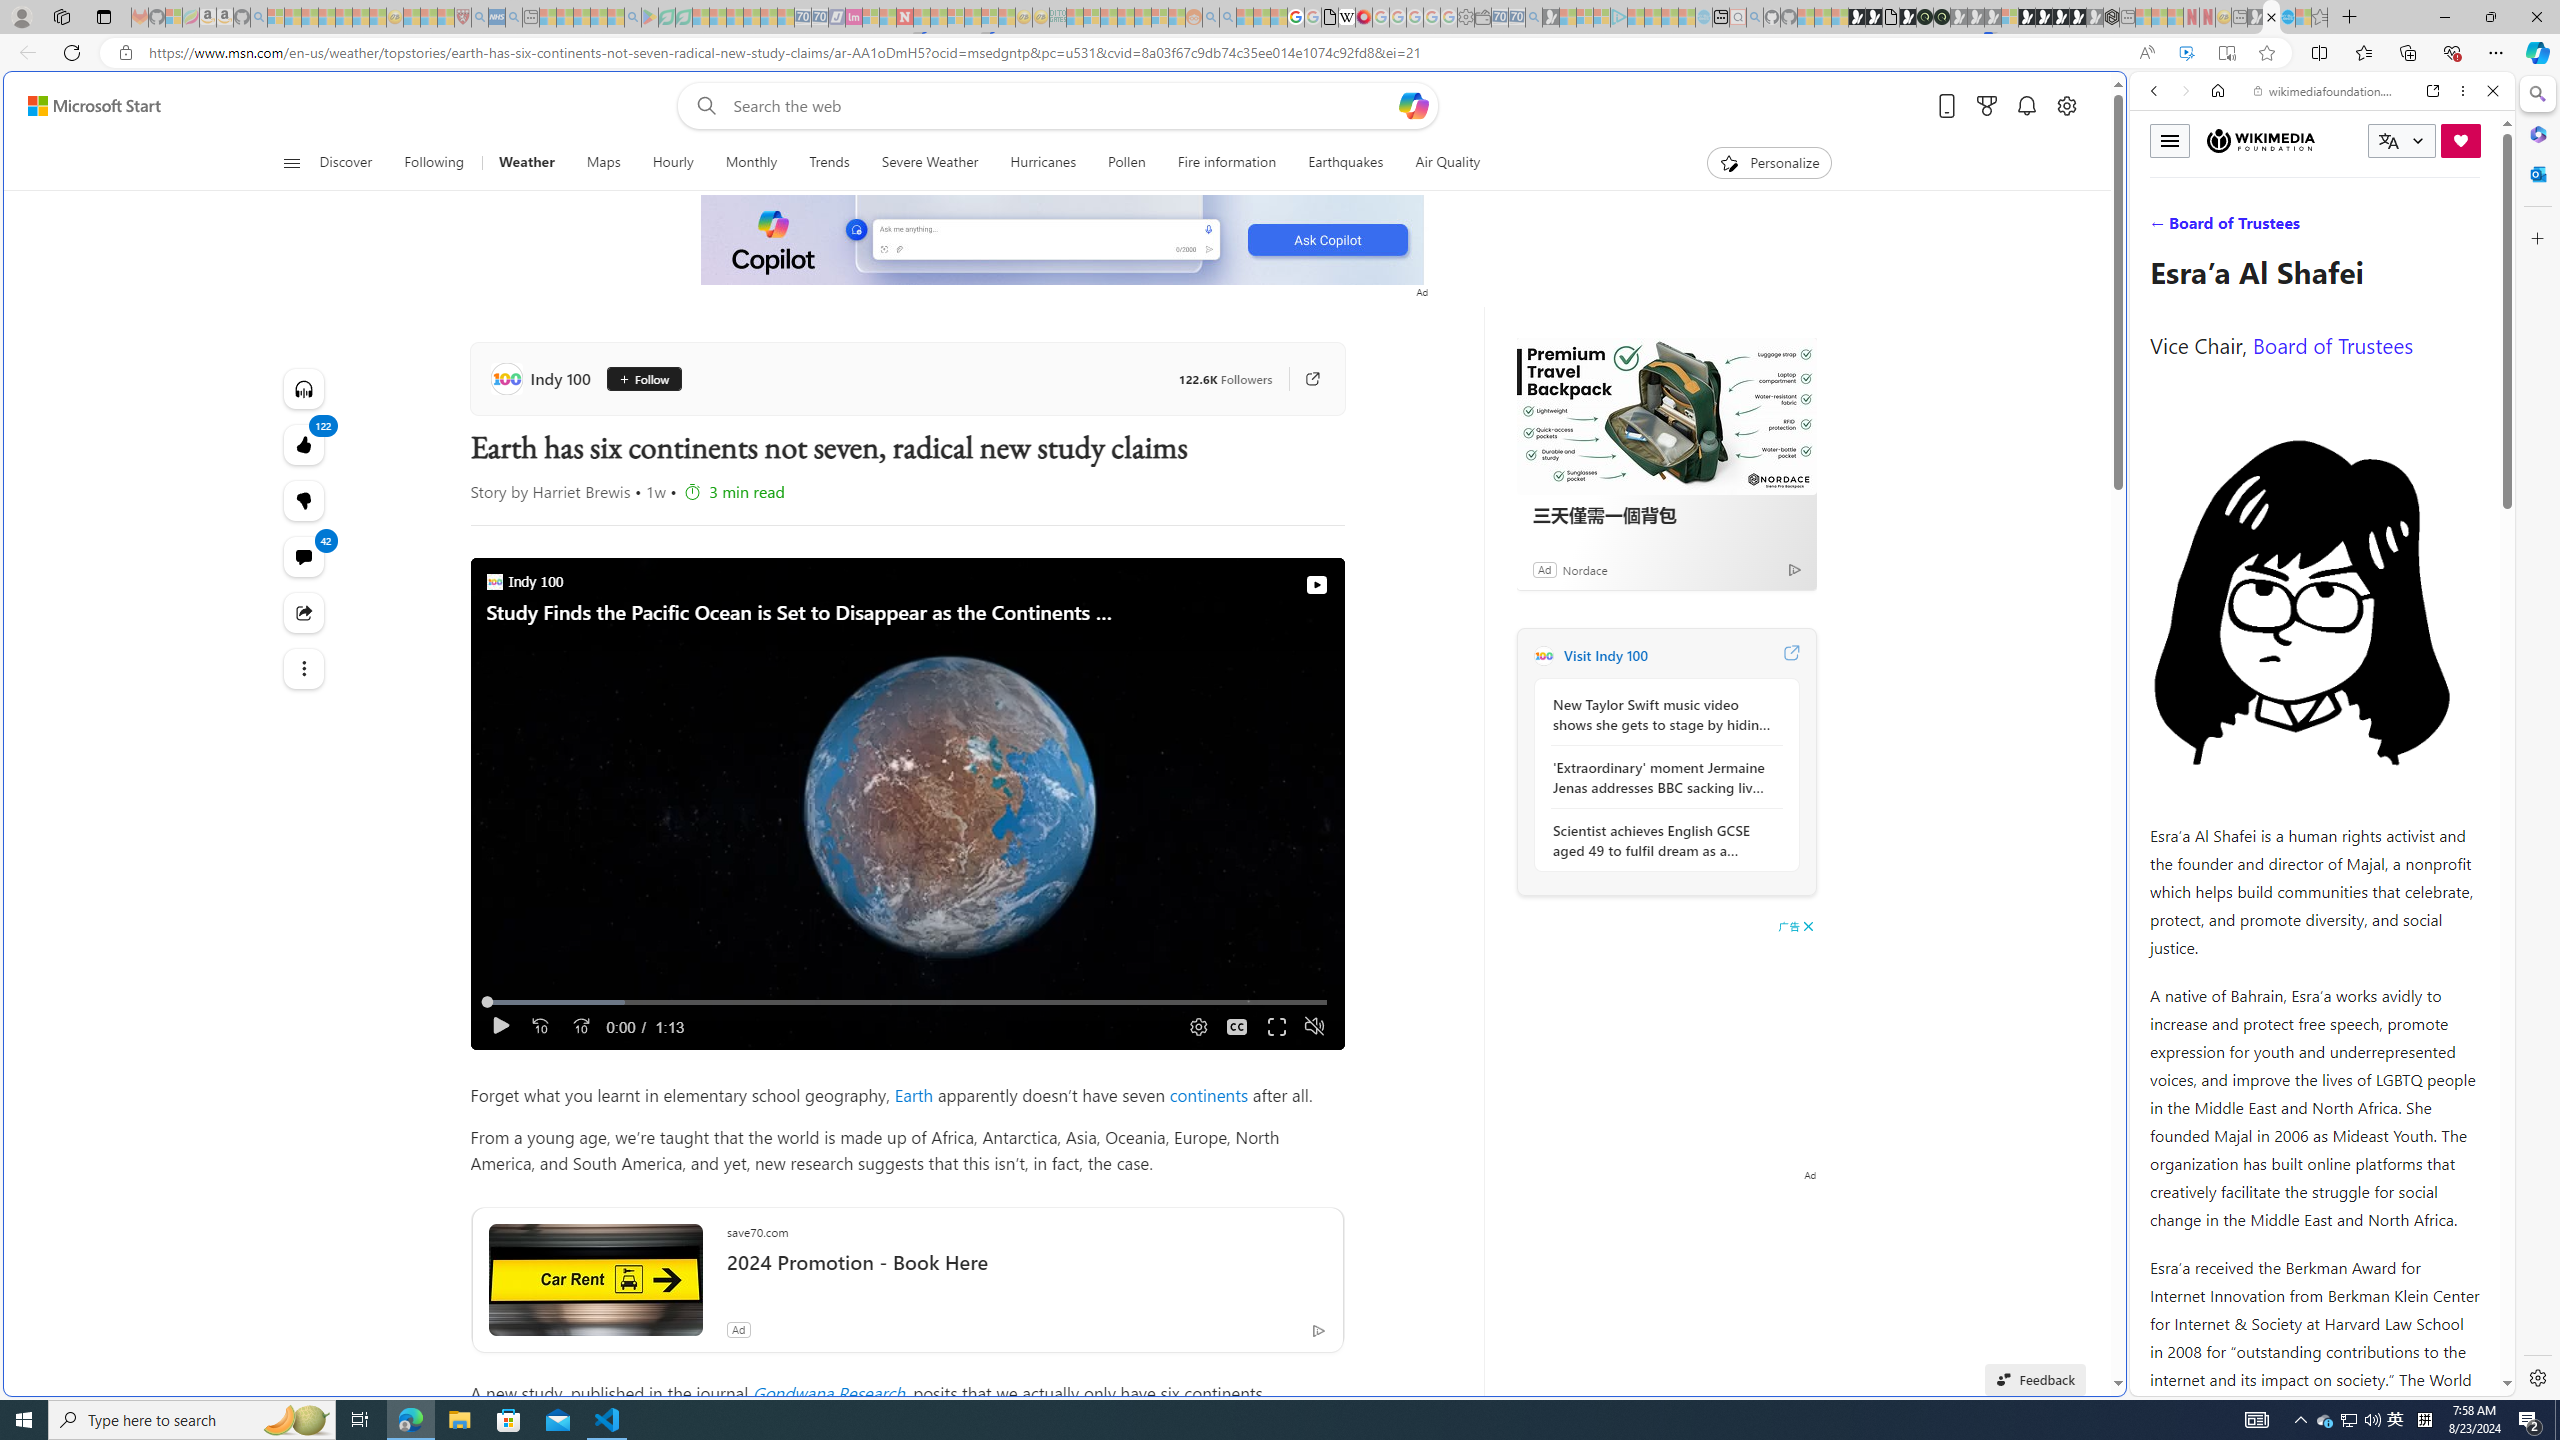  What do you see at coordinates (1806, 926) in the screenshot?
I see `'AutomationID: cbb'` at bounding box center [1806, 926].